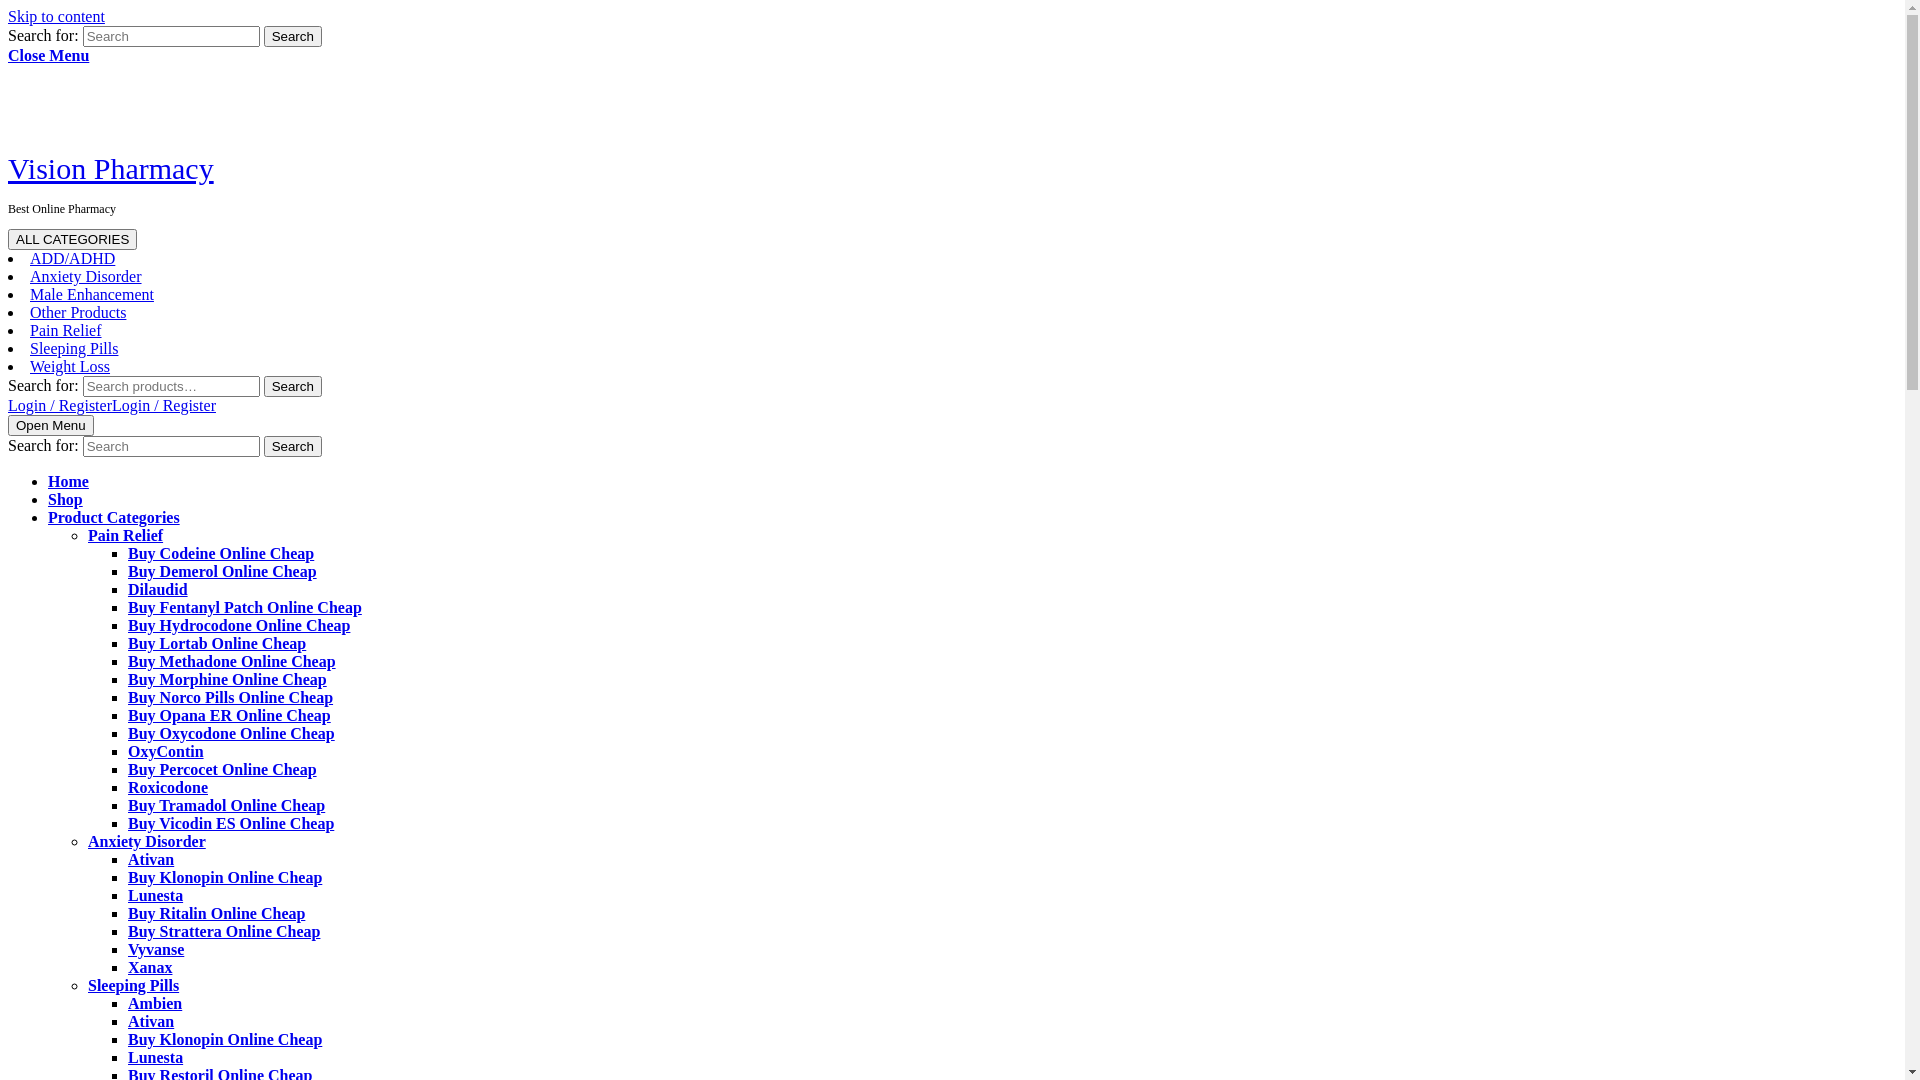 The height and width of the screenshot is (1080, 1920). Describe the element at coordinates (73, 347) in the screenshot. I see `'Sleeping Pills'` at that location.